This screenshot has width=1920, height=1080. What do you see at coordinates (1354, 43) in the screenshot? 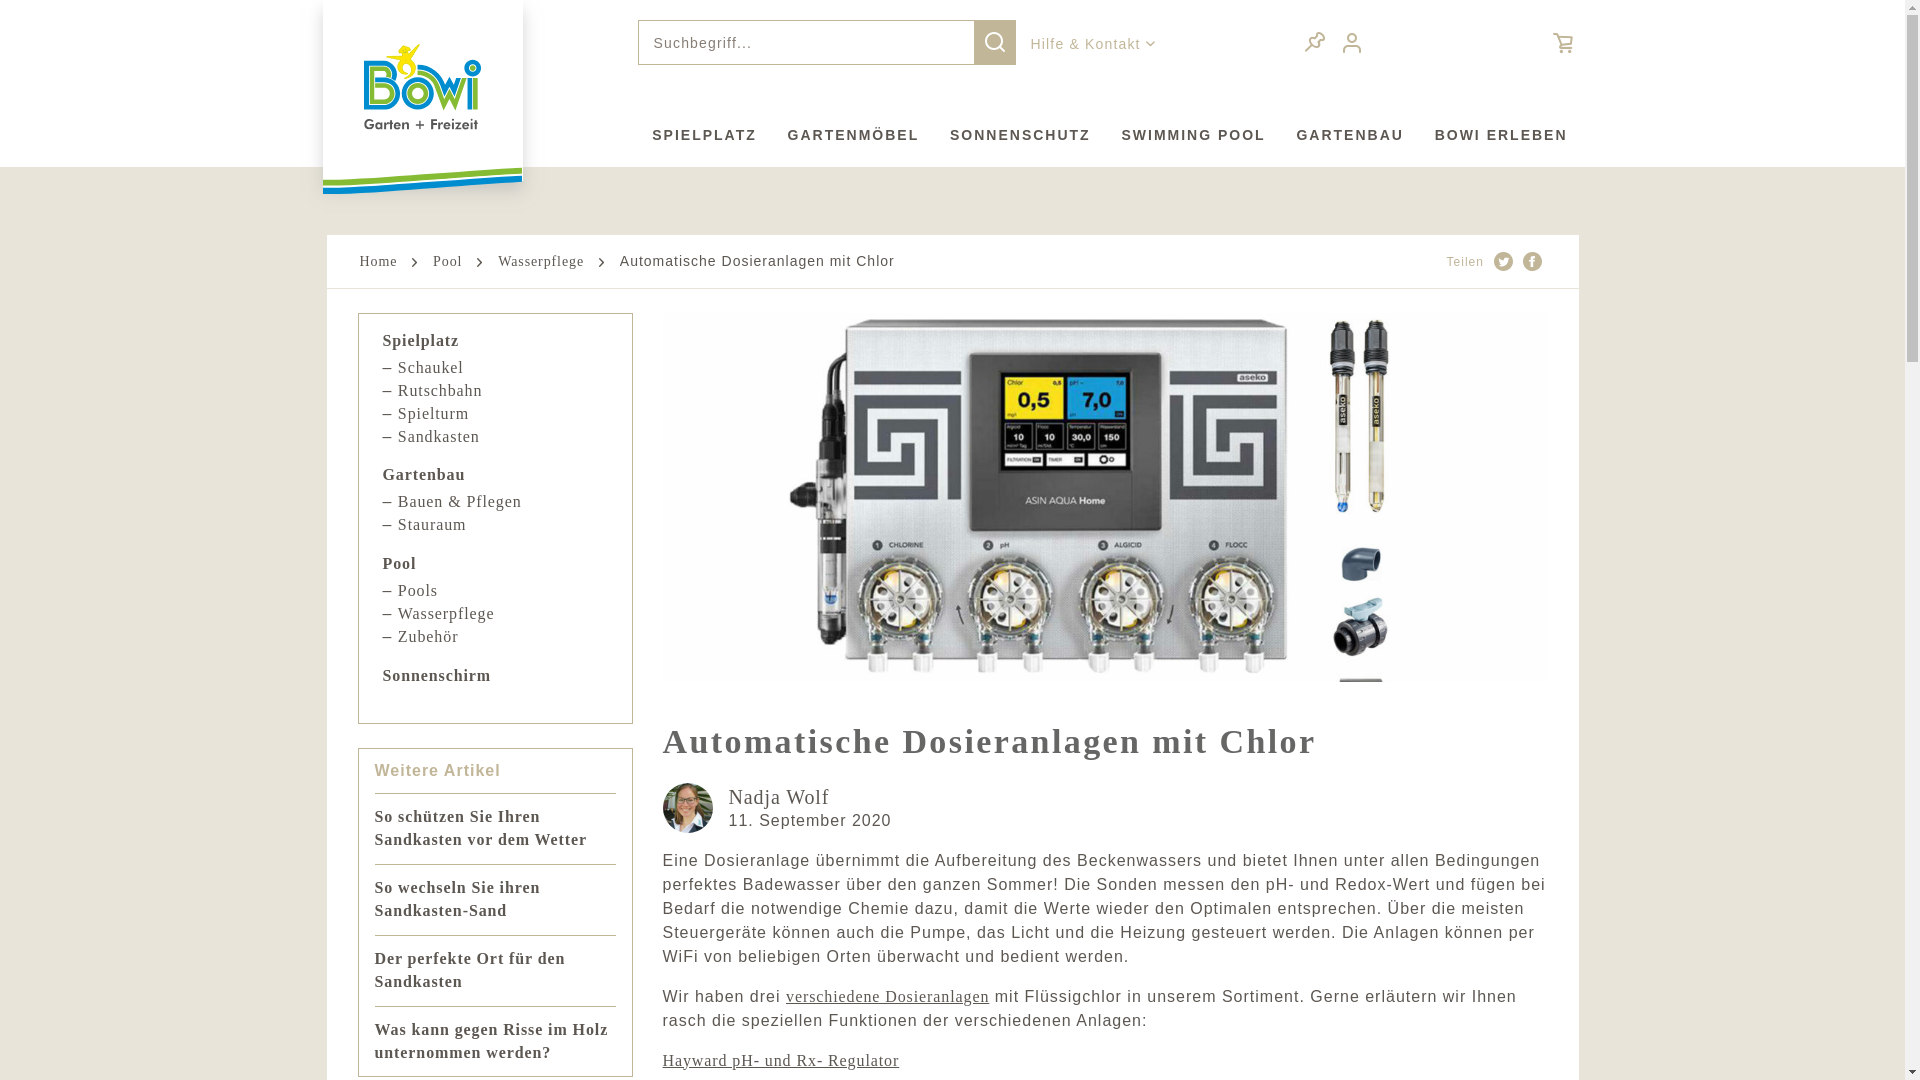
I see `'Mein Konto'` at bounding box center [1354, 43].